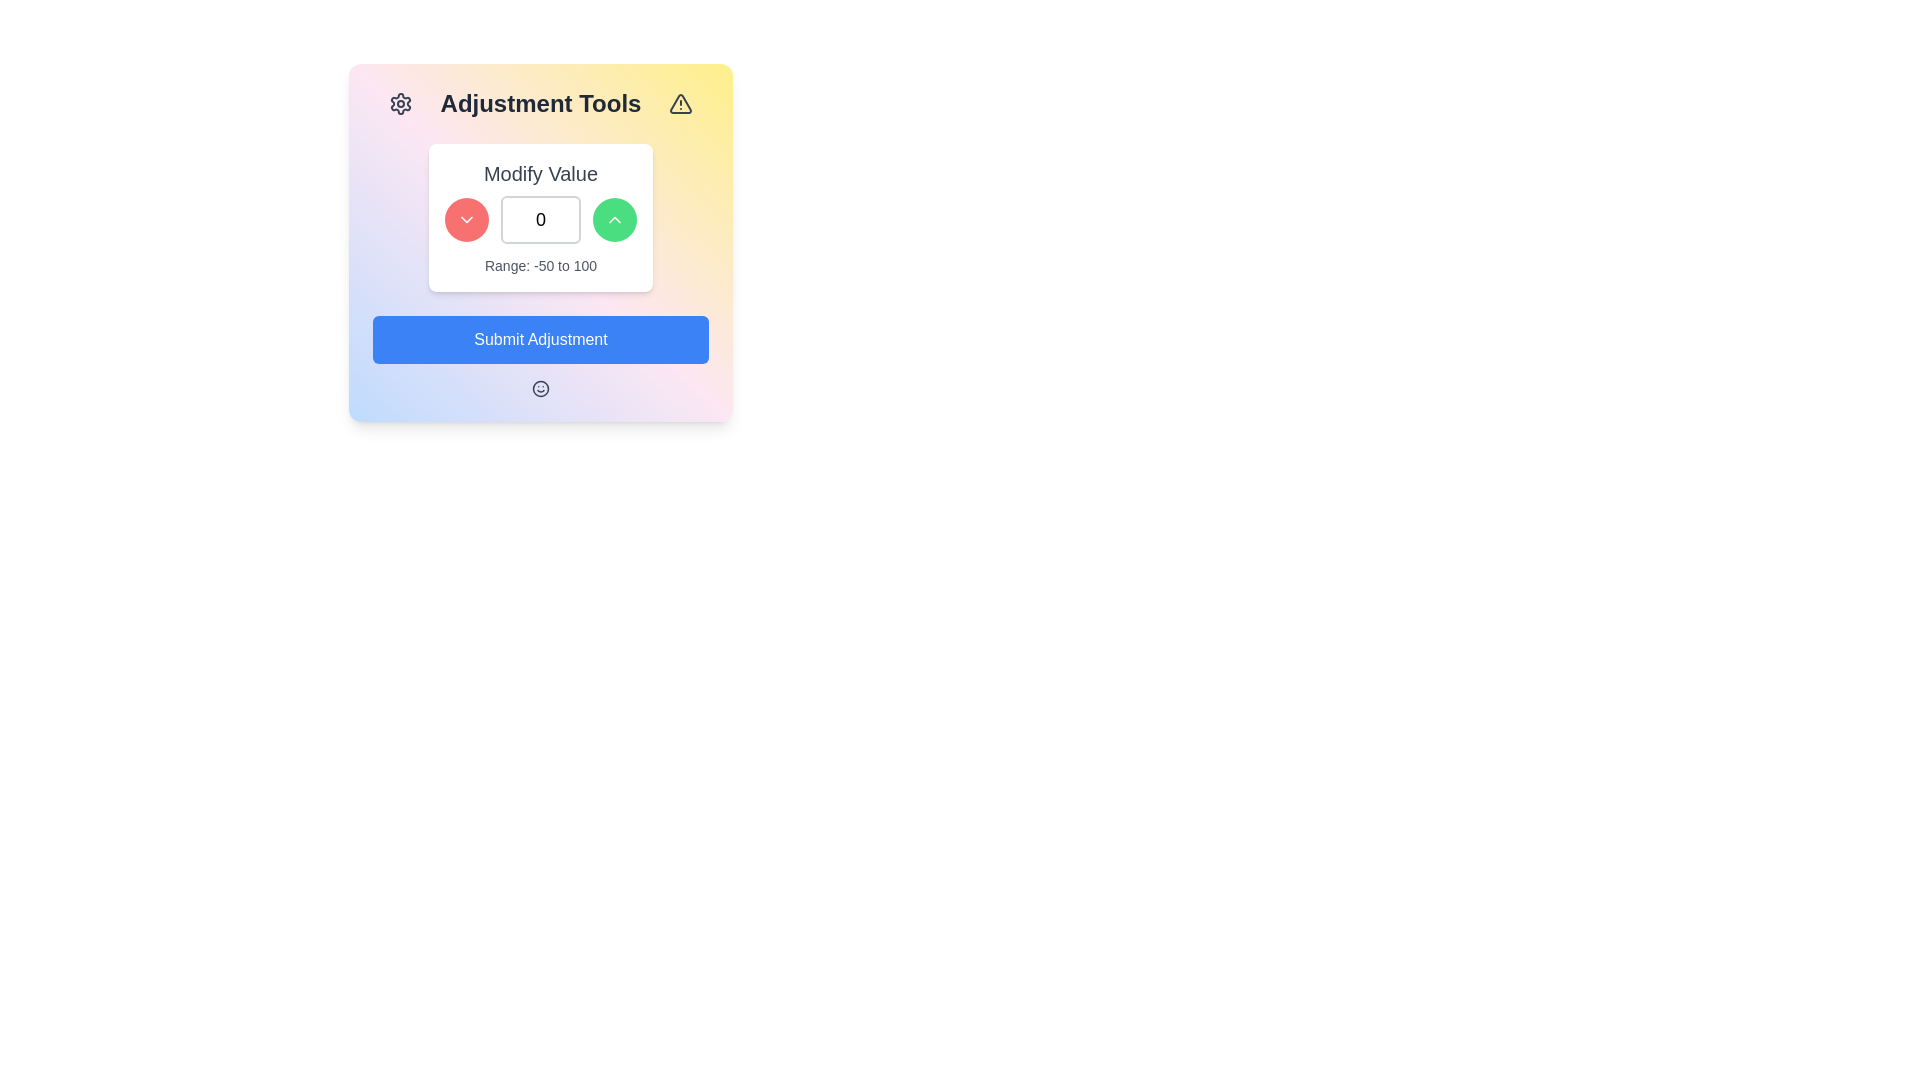 Image resolution: width=1920 pixels, height=1080 pixels. Describe the element at coordinates (541, 219) in the screenshot. I see `the decrement button within the 'Modify Value' control group to decrease the numeric value` at that location.